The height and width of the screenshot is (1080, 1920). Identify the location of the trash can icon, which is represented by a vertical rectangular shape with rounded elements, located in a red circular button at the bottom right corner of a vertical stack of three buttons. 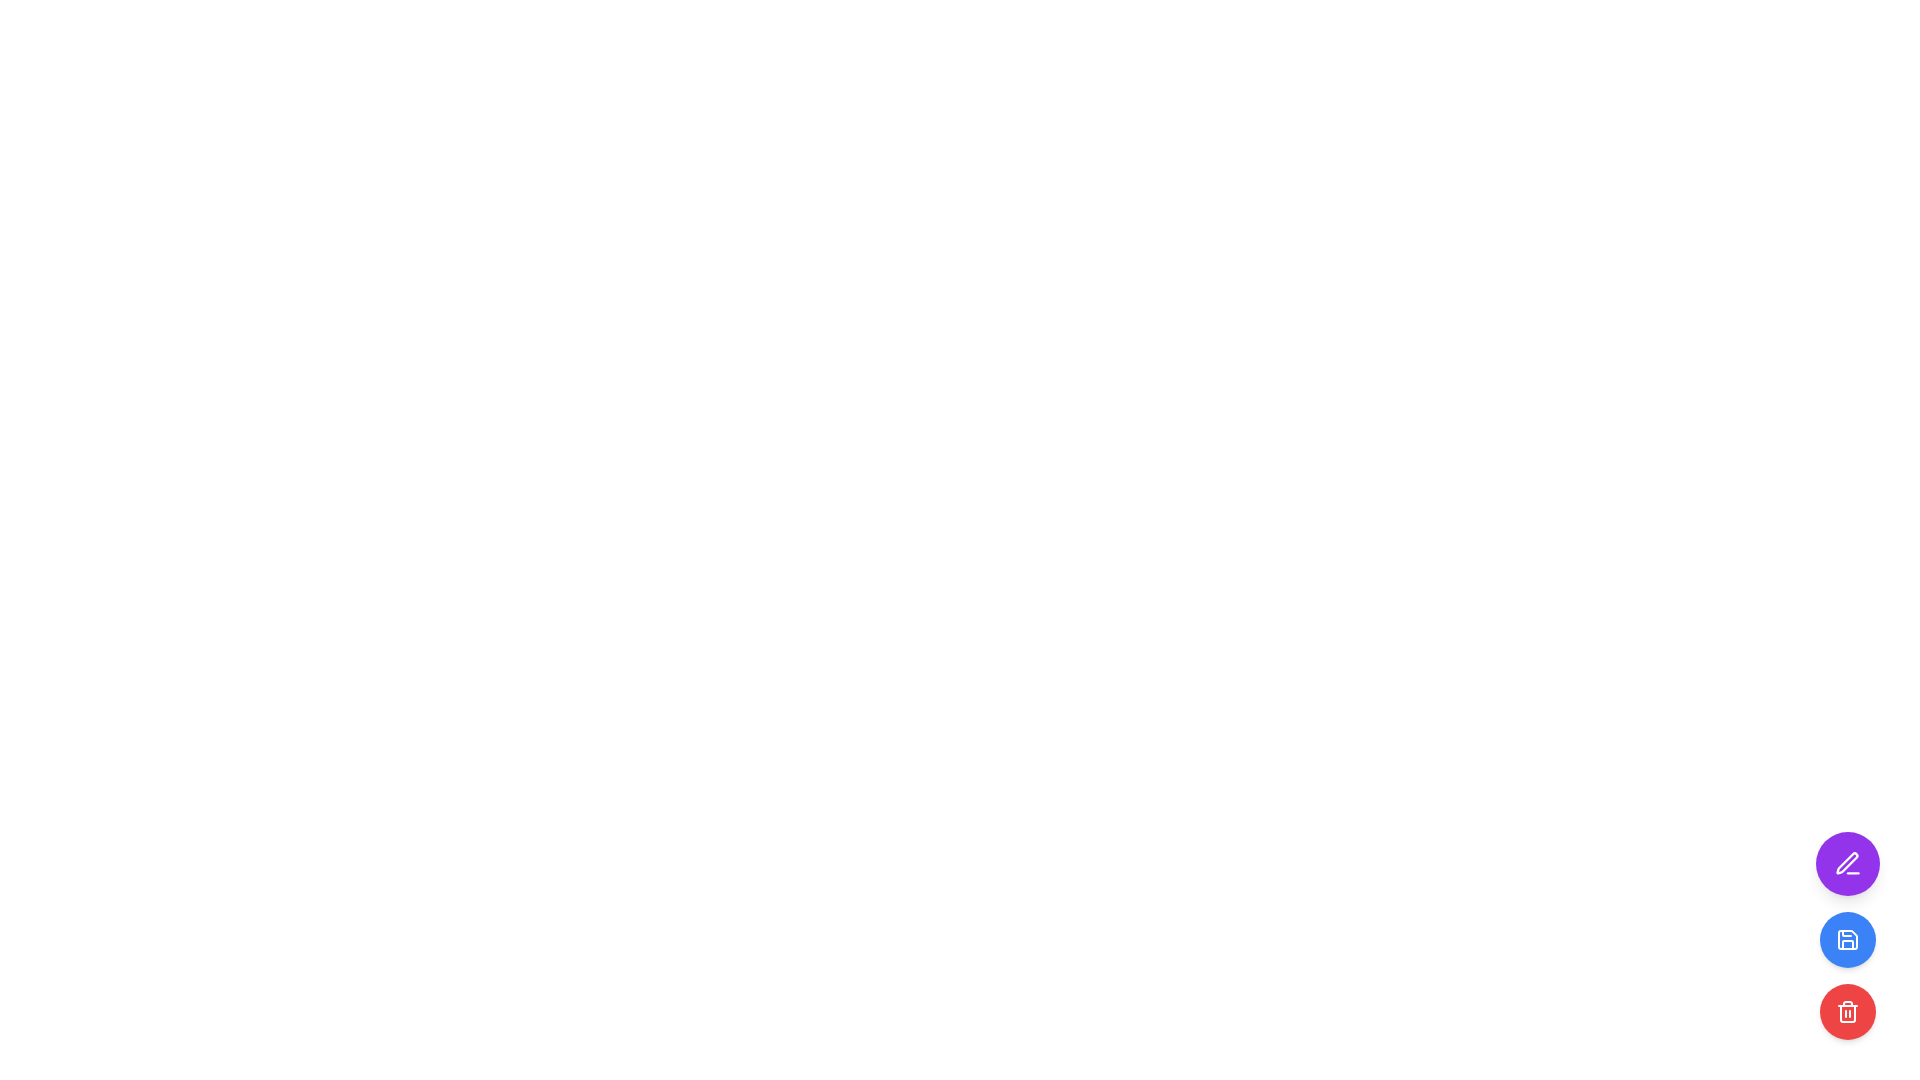
(1847, 1014).